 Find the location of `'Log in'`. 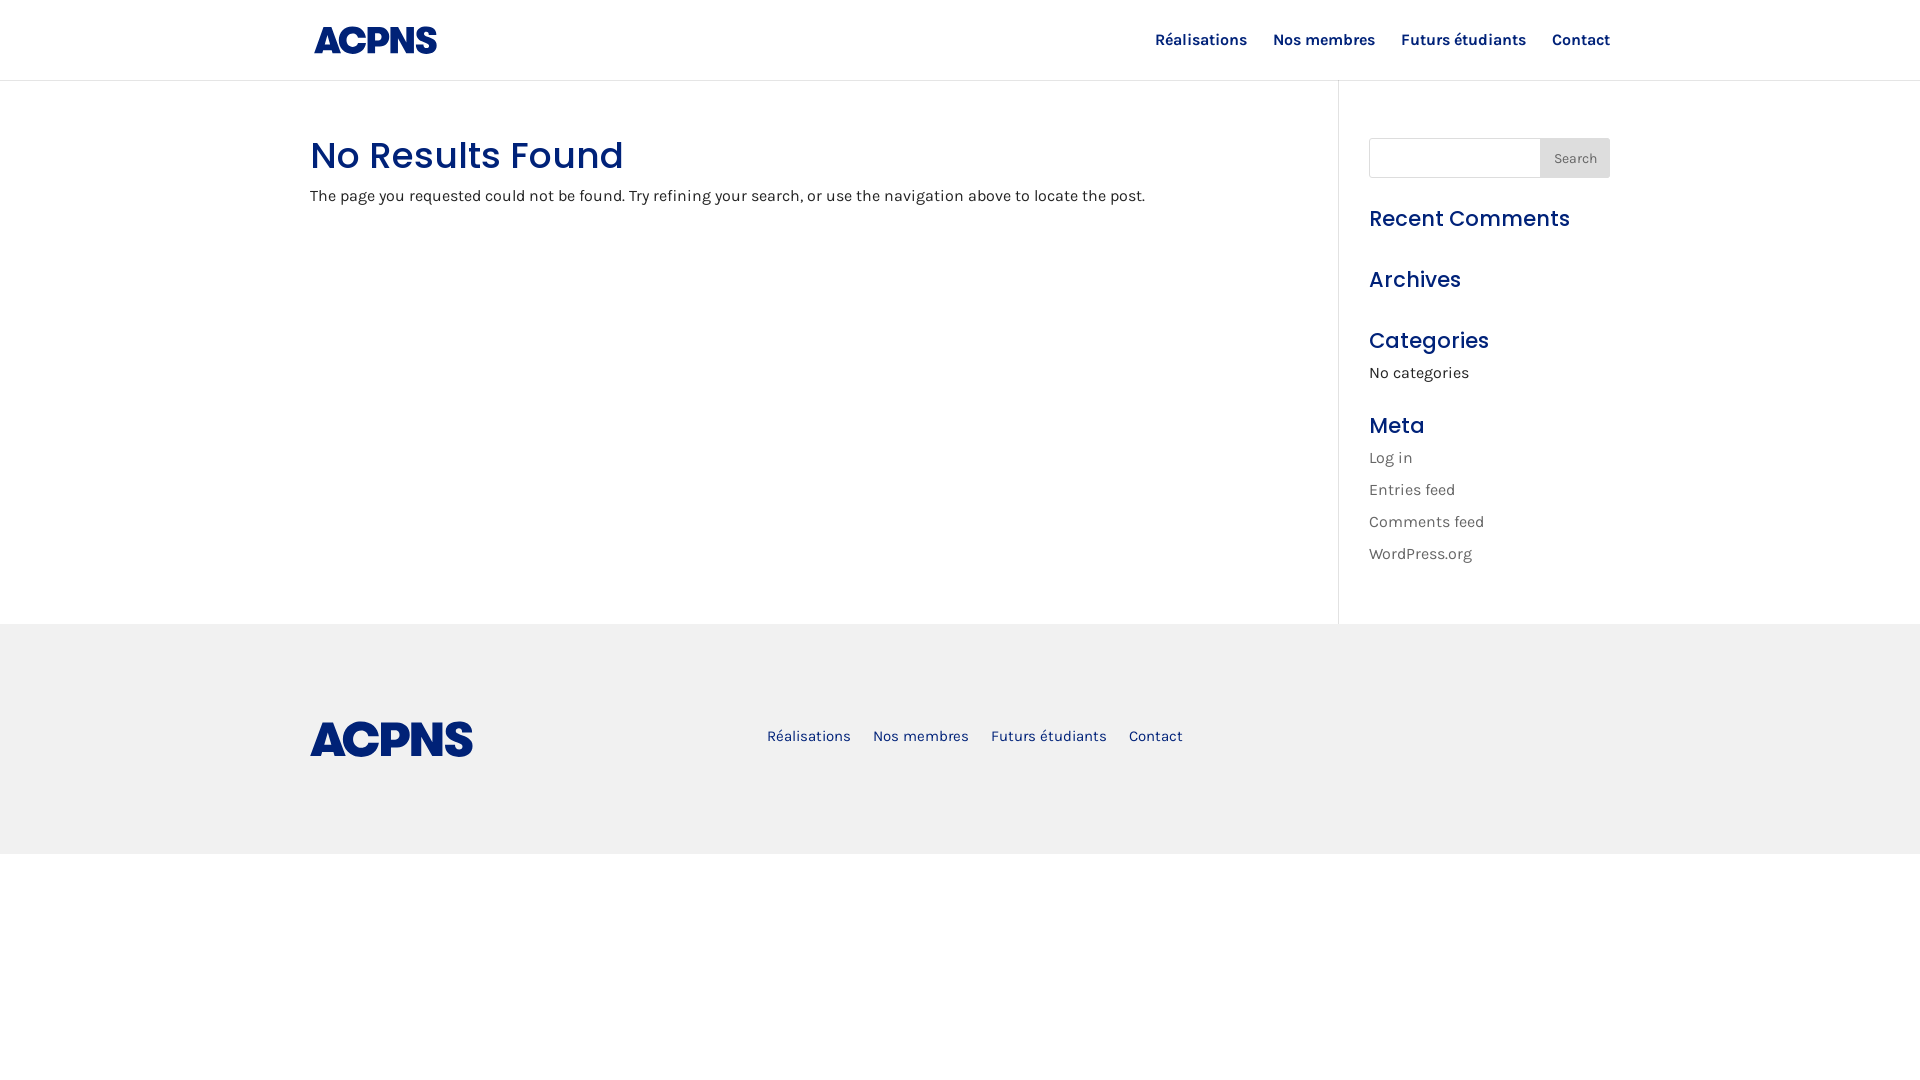

'Log in' is located at coordinates (1390, 457).